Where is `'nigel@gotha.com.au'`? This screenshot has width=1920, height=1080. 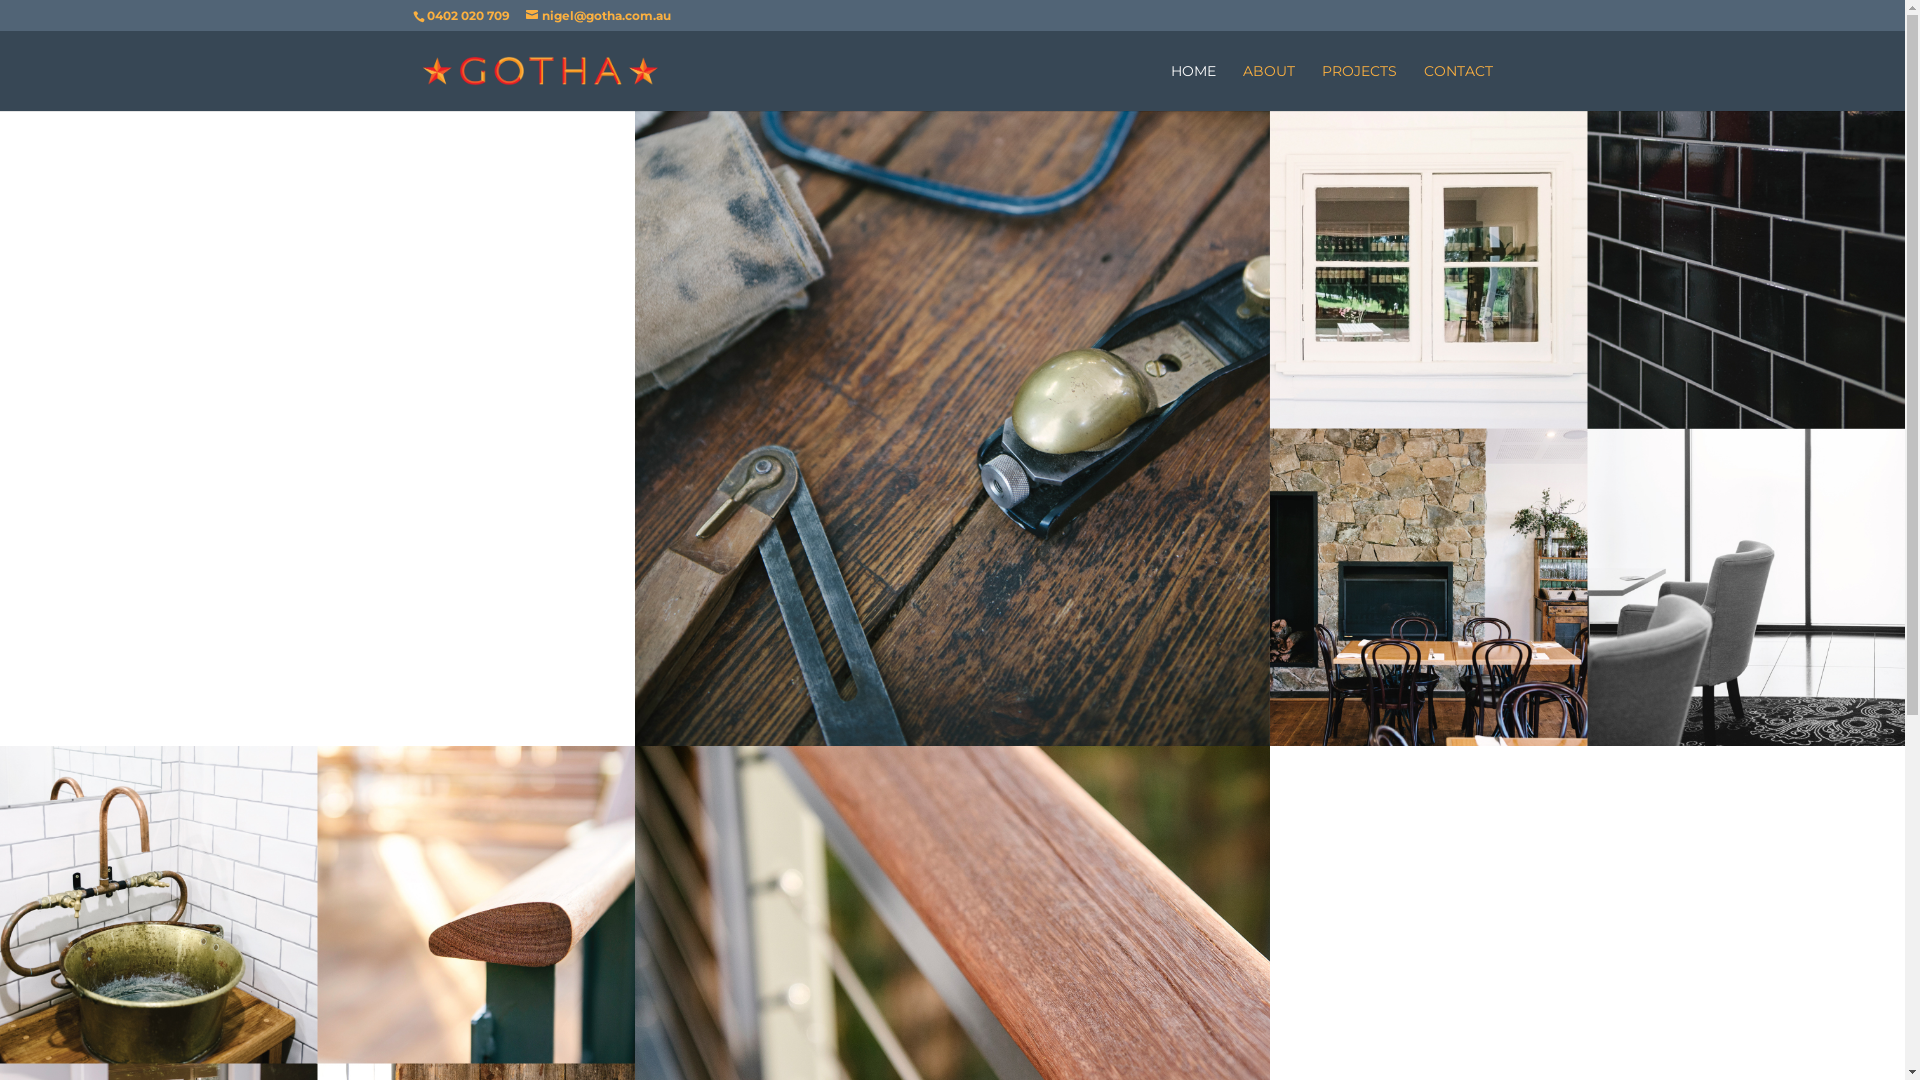
'nigel@gotha.com.au' is located at coordinates (597, 15).